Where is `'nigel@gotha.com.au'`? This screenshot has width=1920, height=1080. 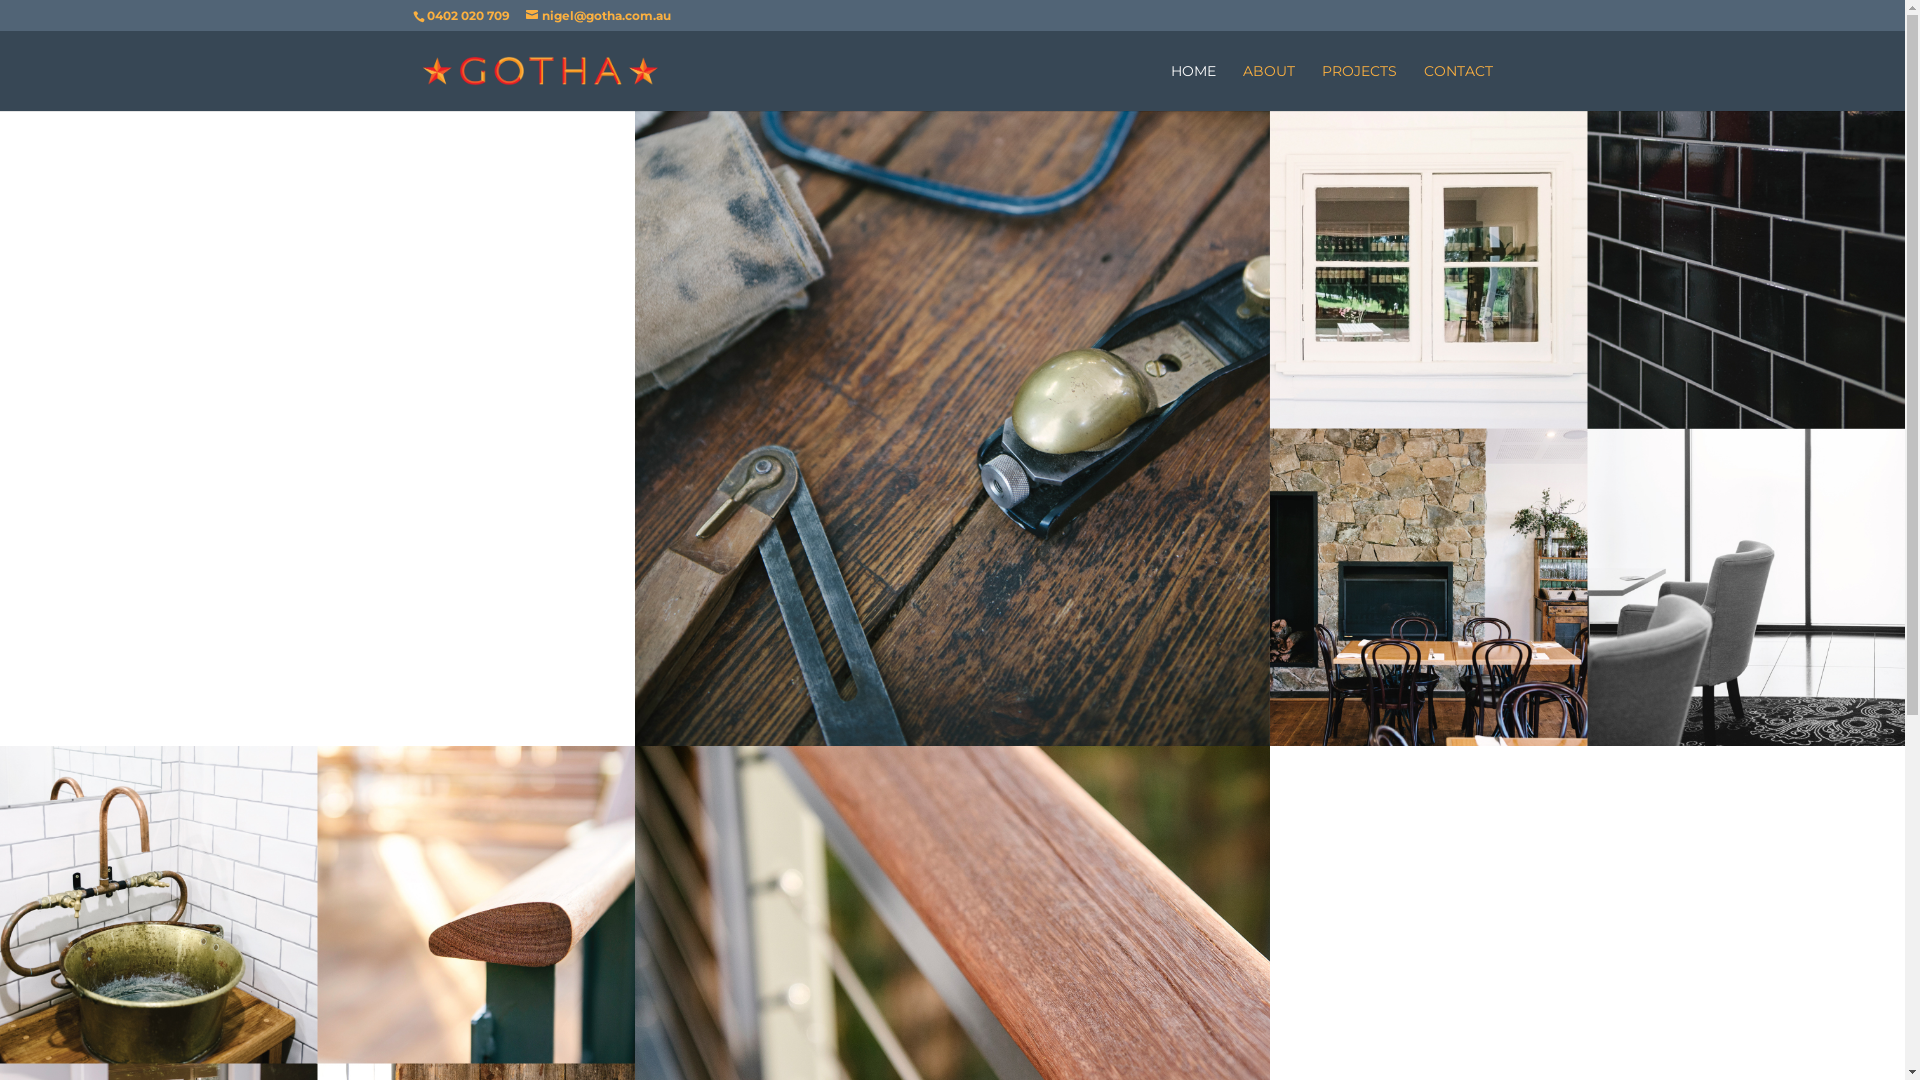
'nigel@gotha.com.au' is located at coordinates (597, 15).